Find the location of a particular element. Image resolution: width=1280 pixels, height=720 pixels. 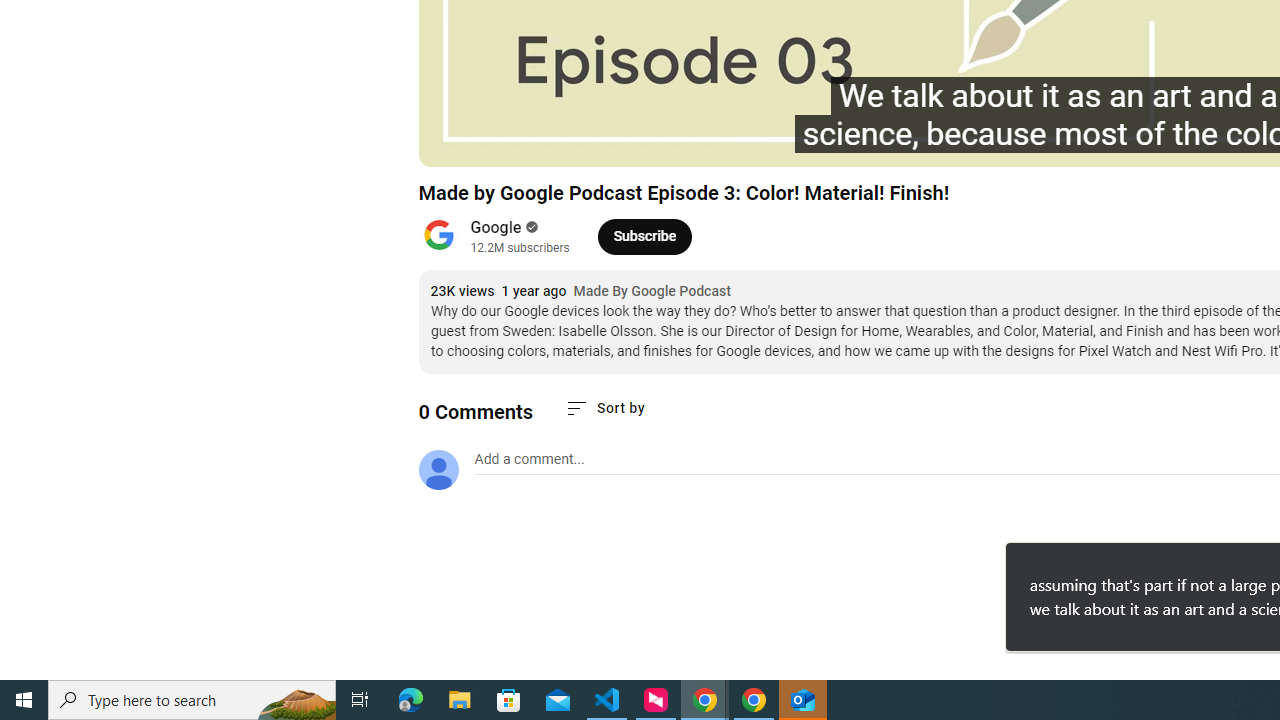

'Subscribe to Google.' is located at coordinates (644, 235).